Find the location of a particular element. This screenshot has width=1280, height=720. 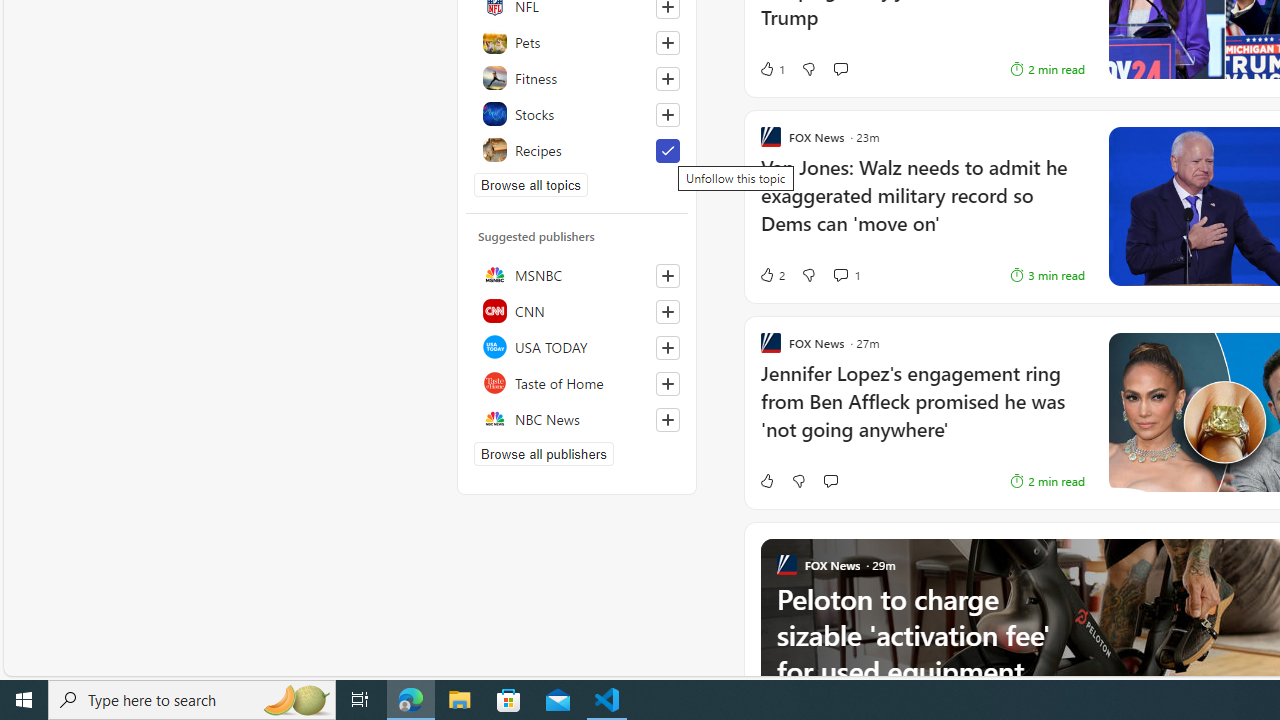

'Follow this source' is located at coordinates (668, 419).